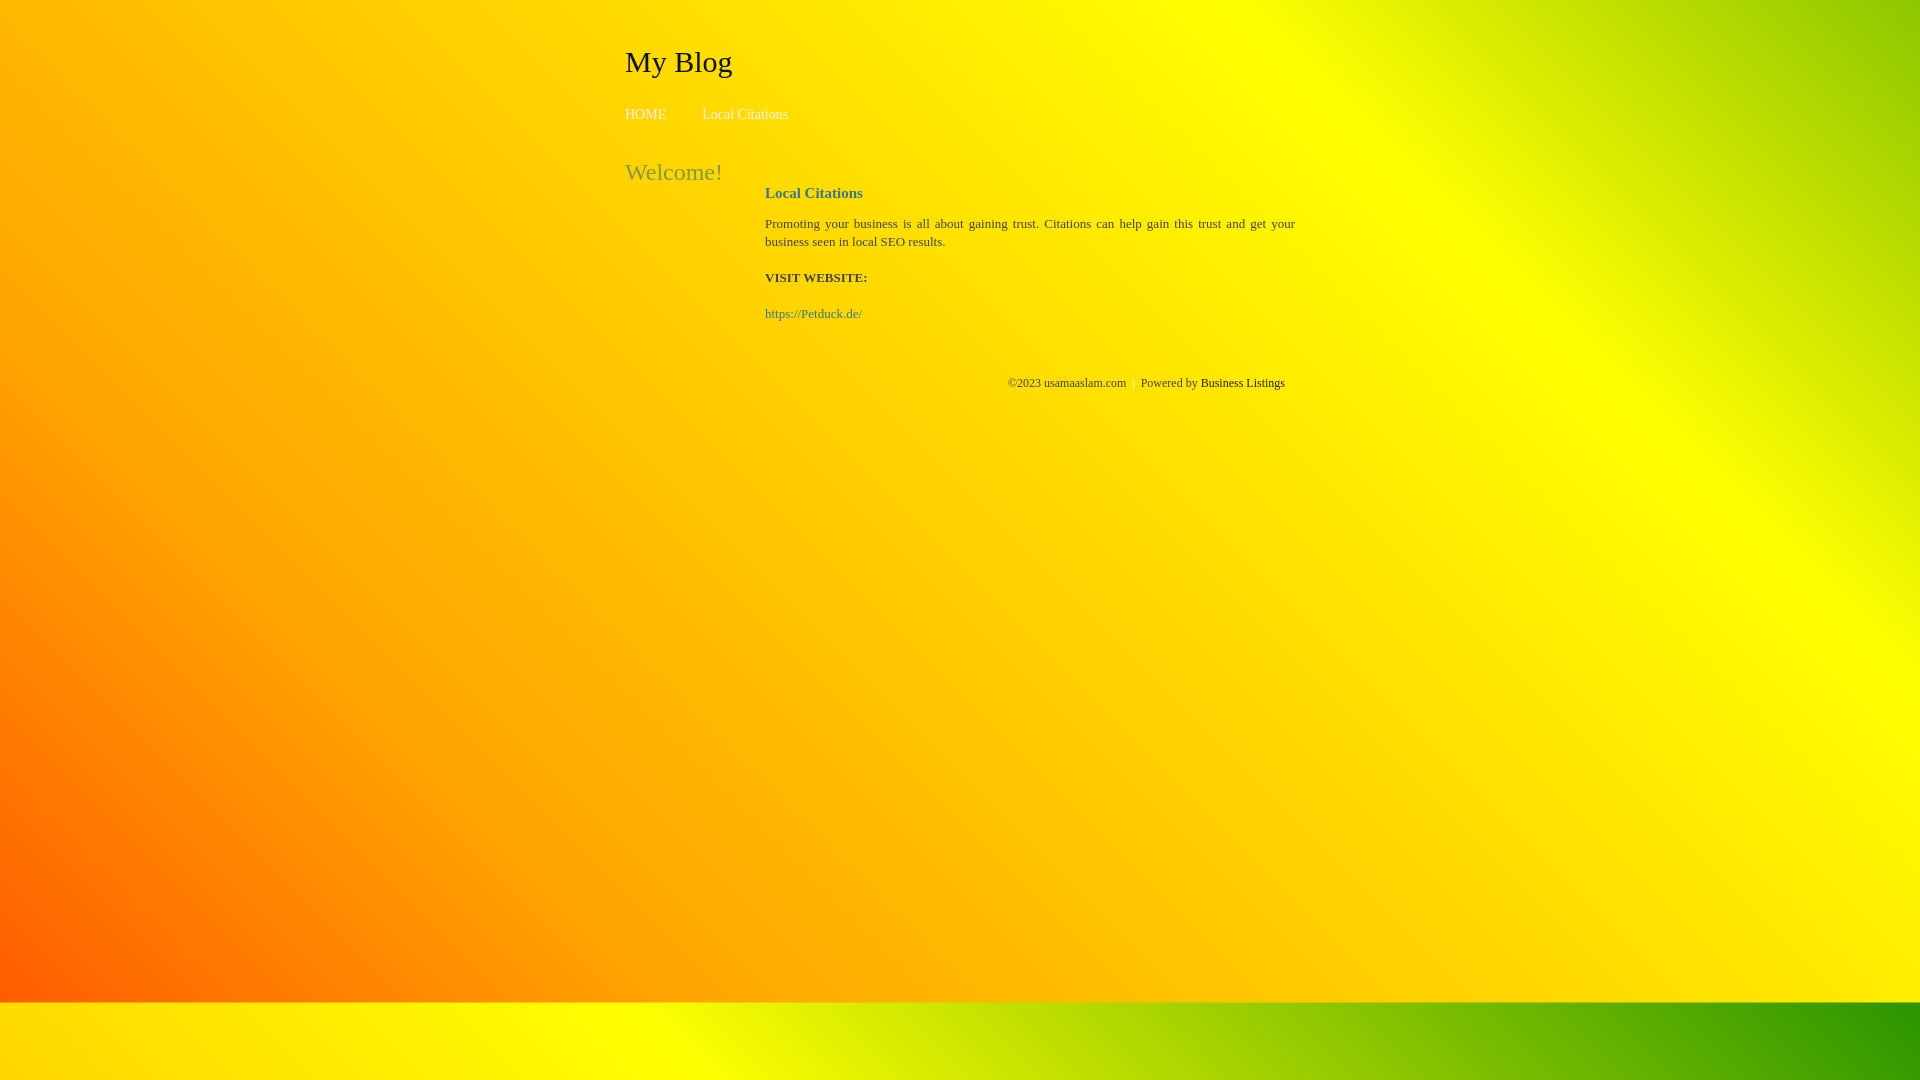 The image size is (1920, 1080). I want to click on 'Local Citations', so click(701, 114).